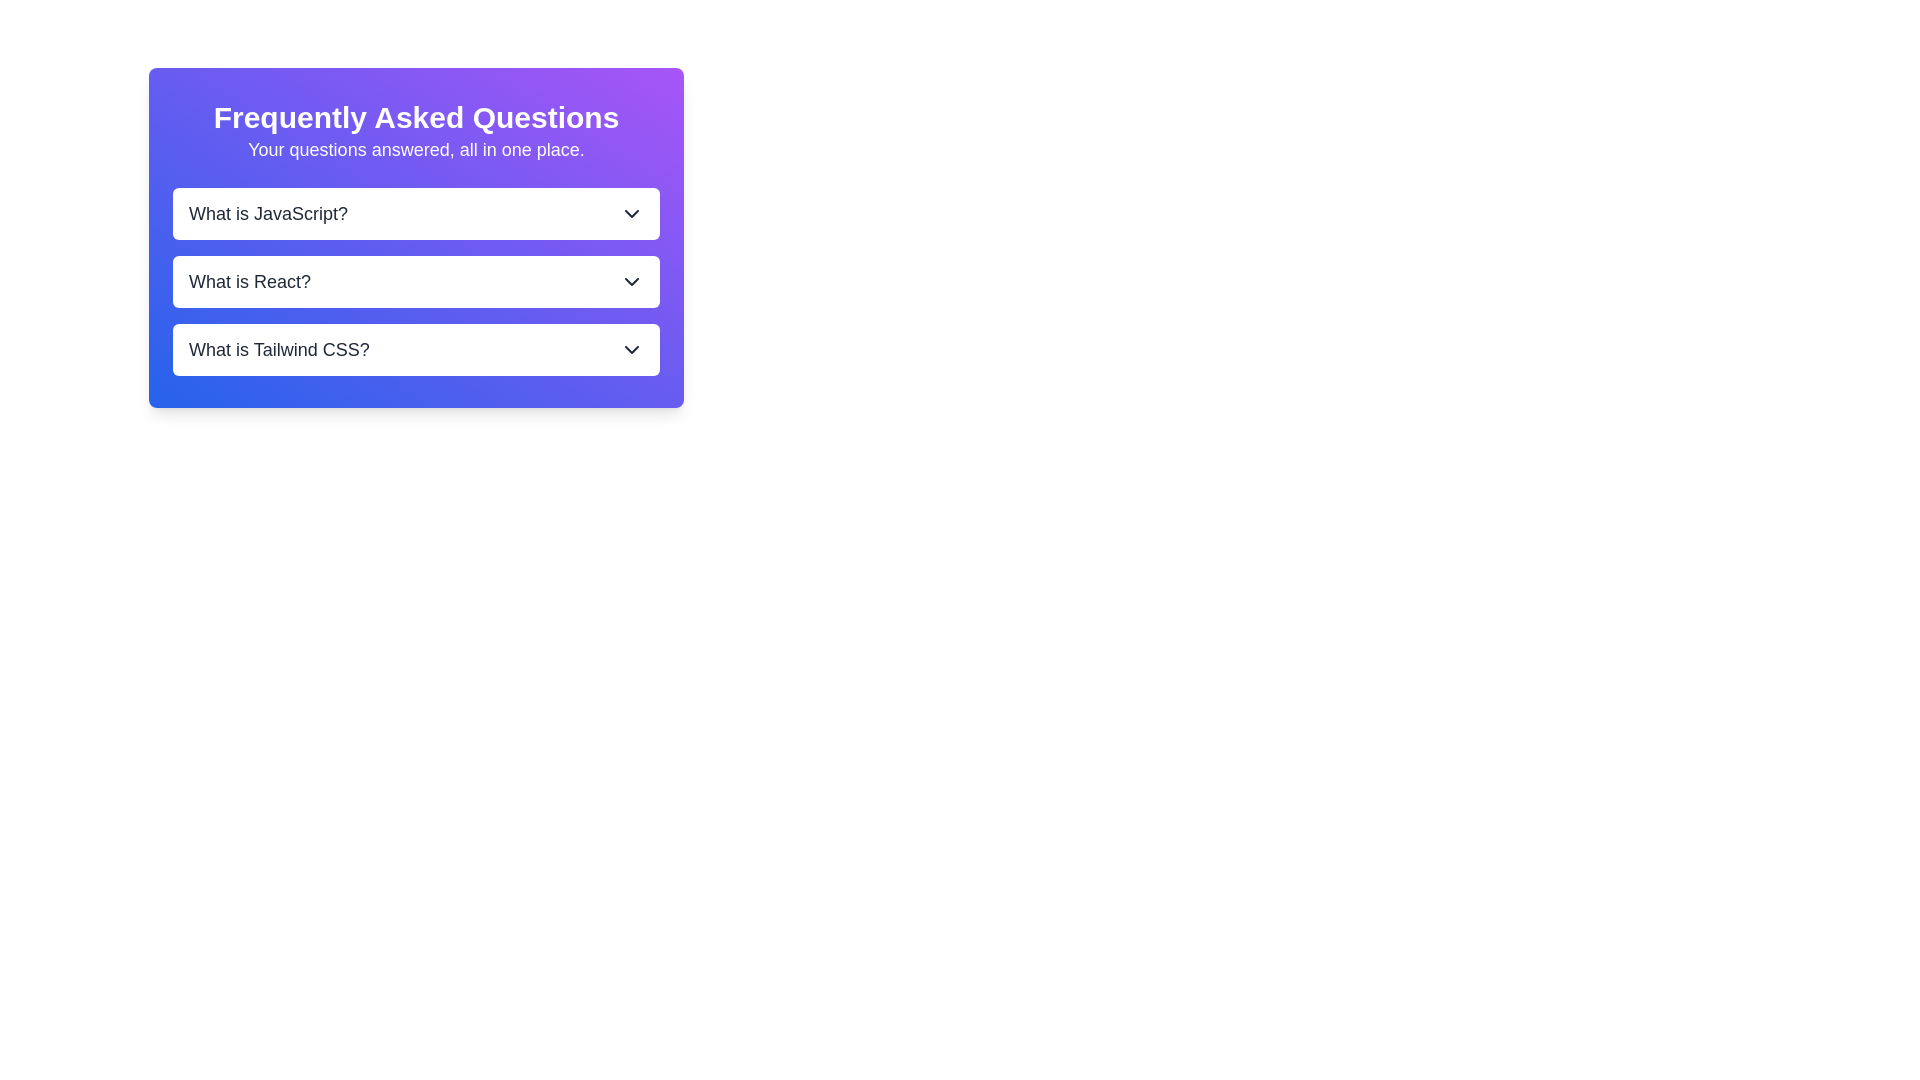 The height and width of the screenshot is (1080, 1920). What do you see at coordinates (248, 281) in the screenshot?
I see `the descriptive text label that serves as a header in the Frequently Asked Questions interface` at bounding box center [248, 281].